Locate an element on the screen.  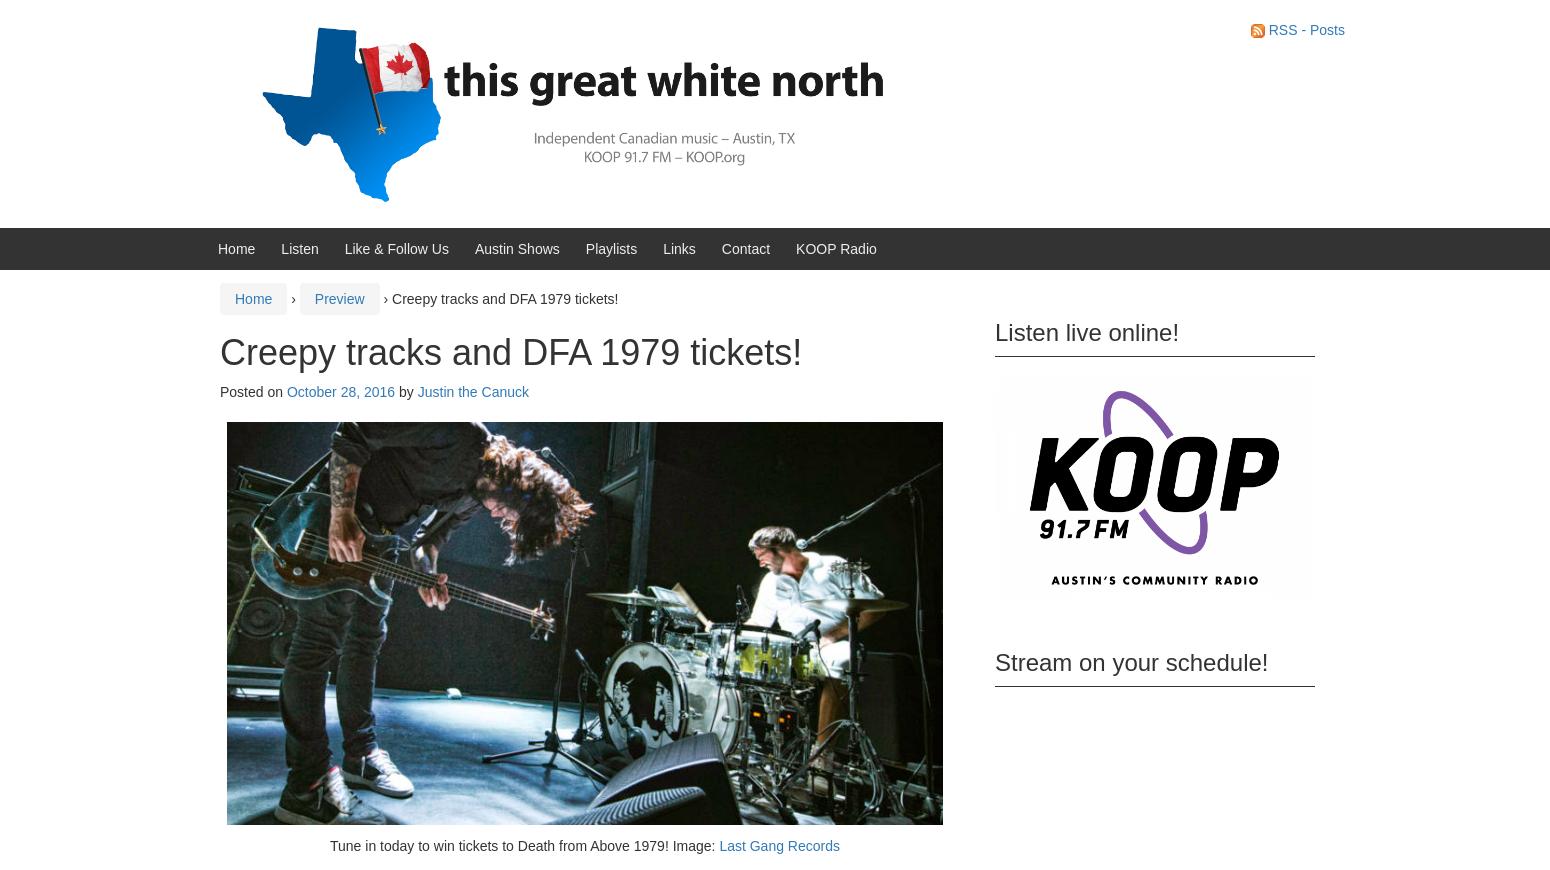
'Listen' is located at coordinates (299, 248).